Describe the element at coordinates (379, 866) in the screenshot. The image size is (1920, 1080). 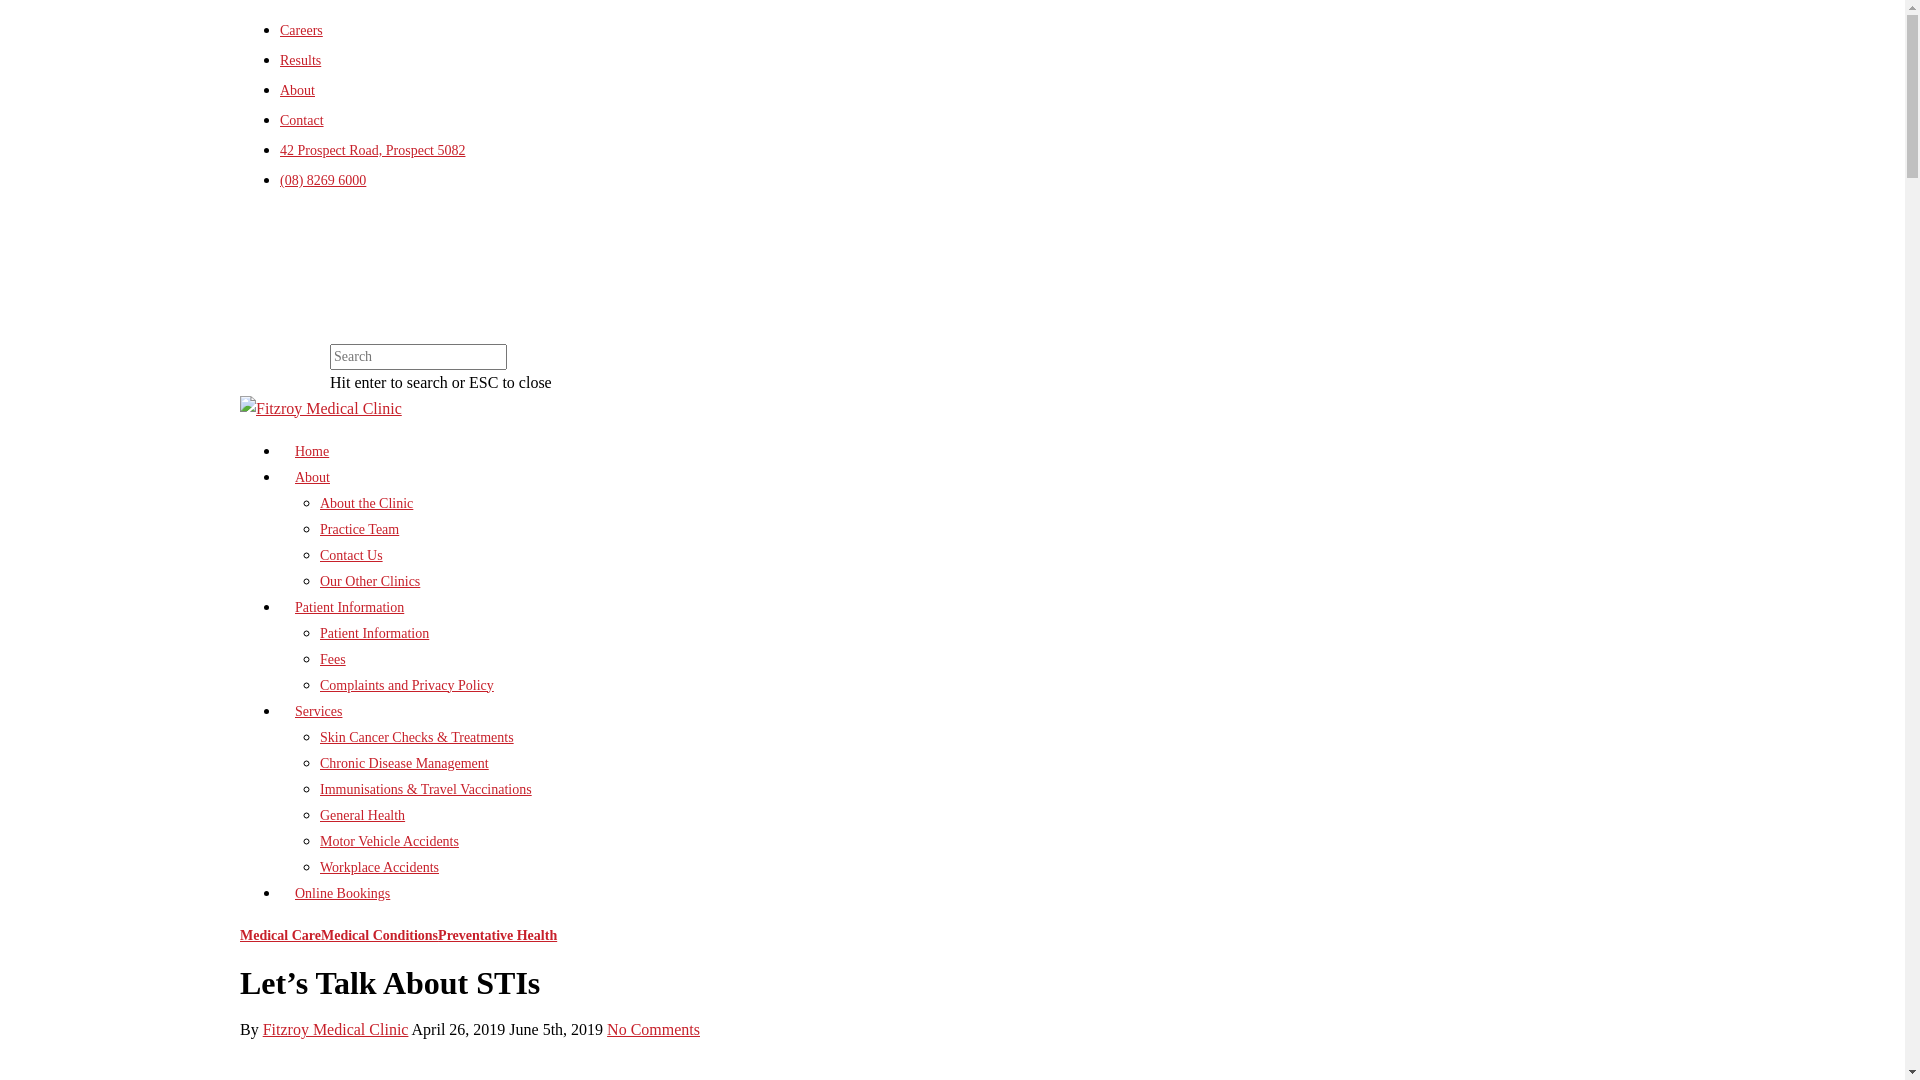
I see `'Workplace Accidents'` at that location.